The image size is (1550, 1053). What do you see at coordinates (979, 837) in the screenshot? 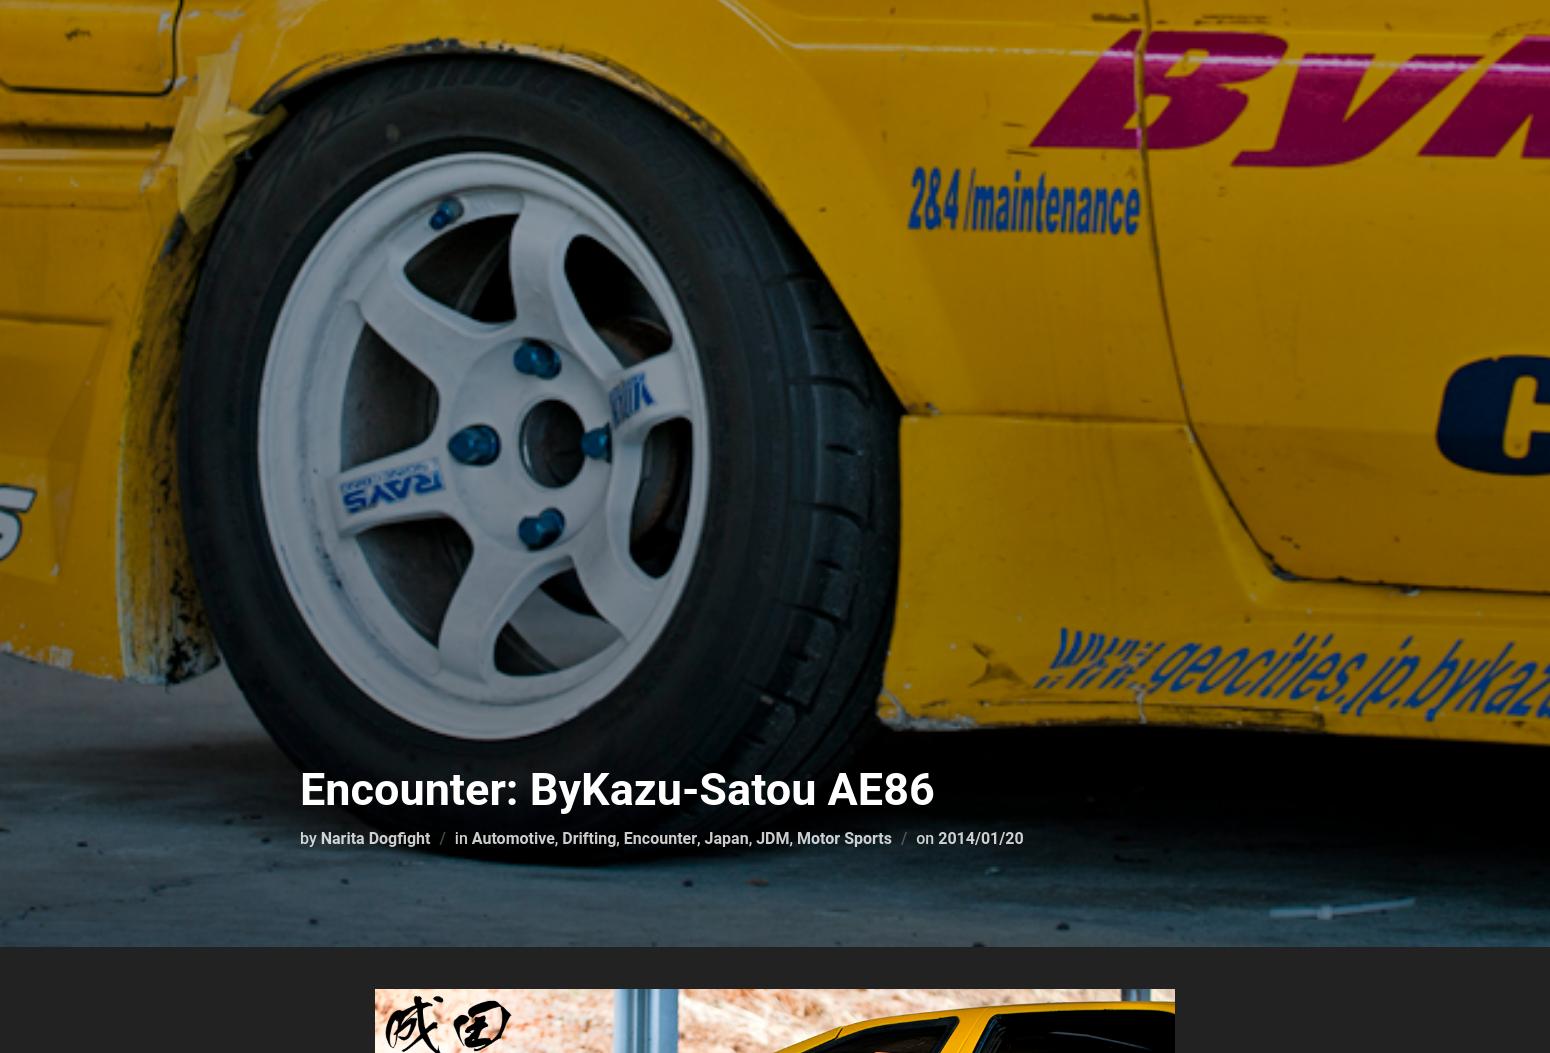
I see `'2014/01/20'` at bounding box center [979, 837].